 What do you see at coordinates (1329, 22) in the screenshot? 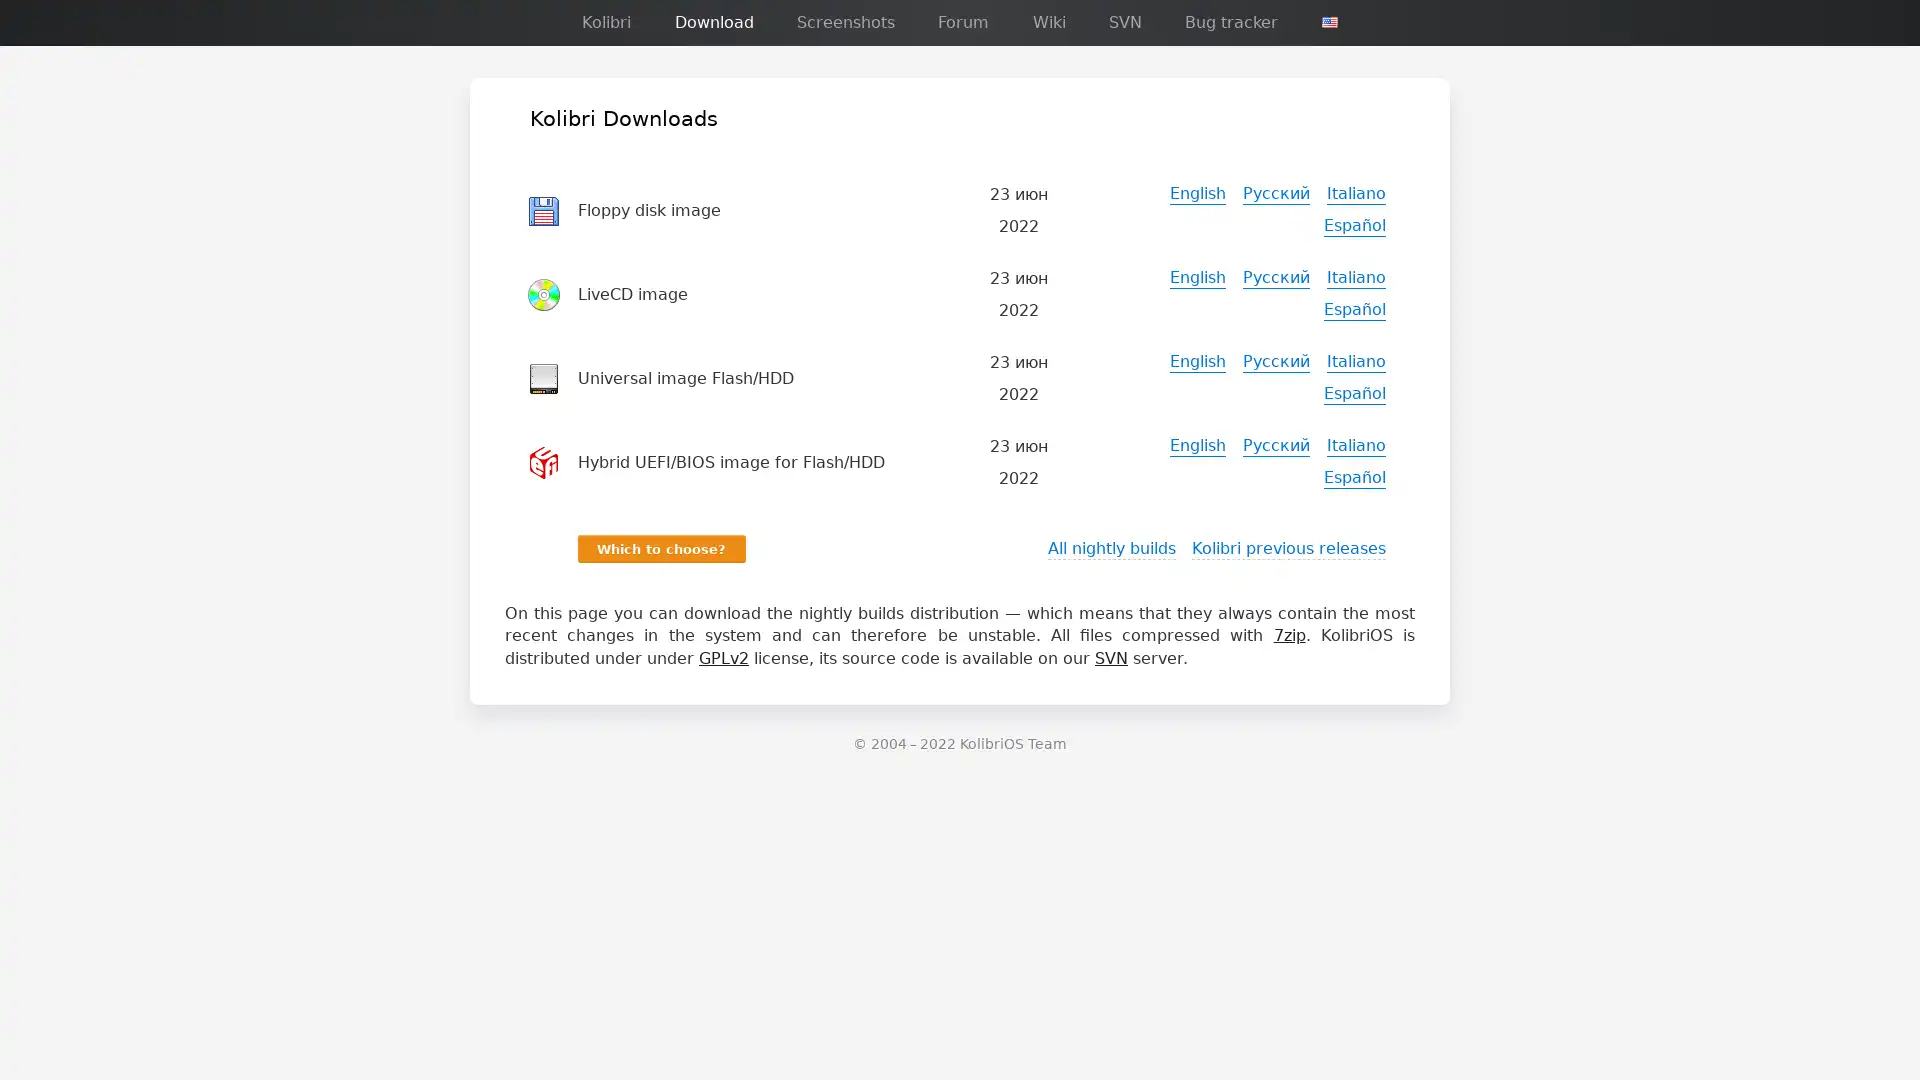
I see `en` at bounding box center [1329, 22].